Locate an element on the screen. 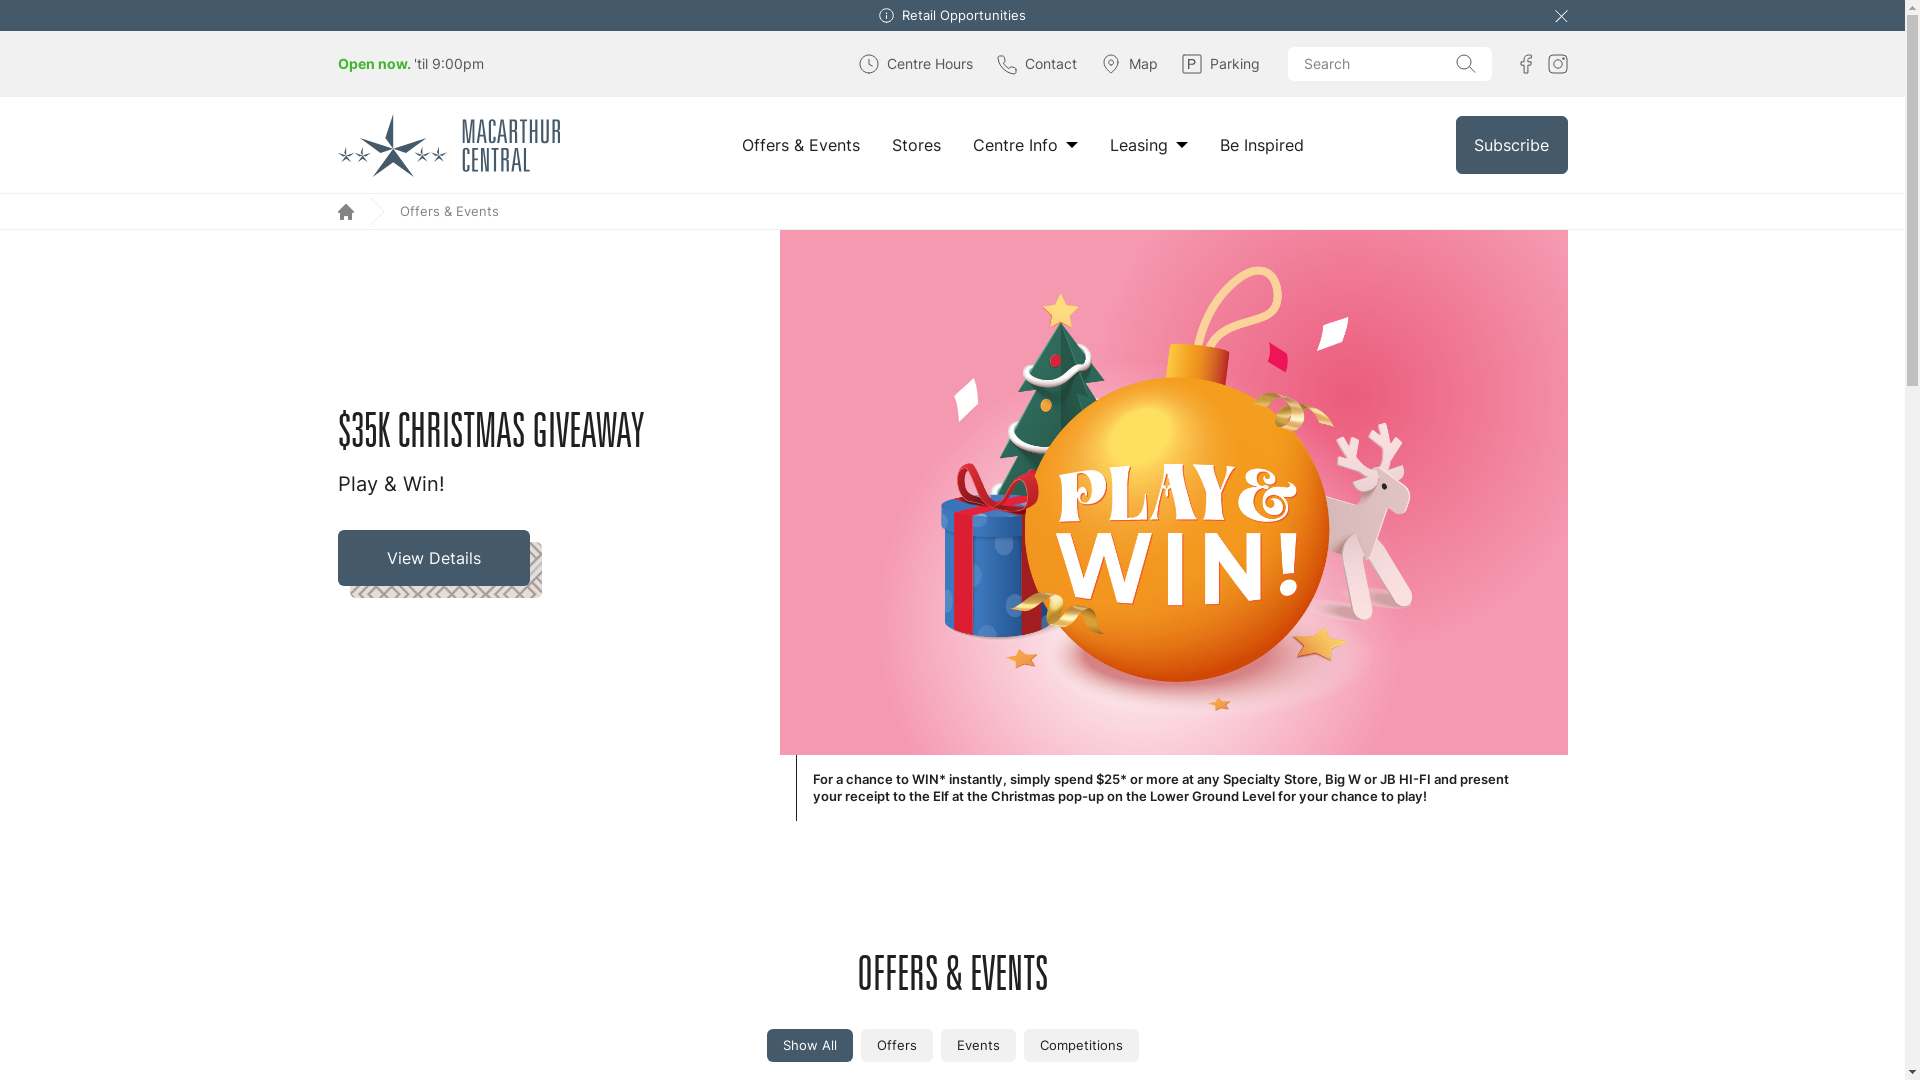  'Offers' is located at coordinates (895, 1044).